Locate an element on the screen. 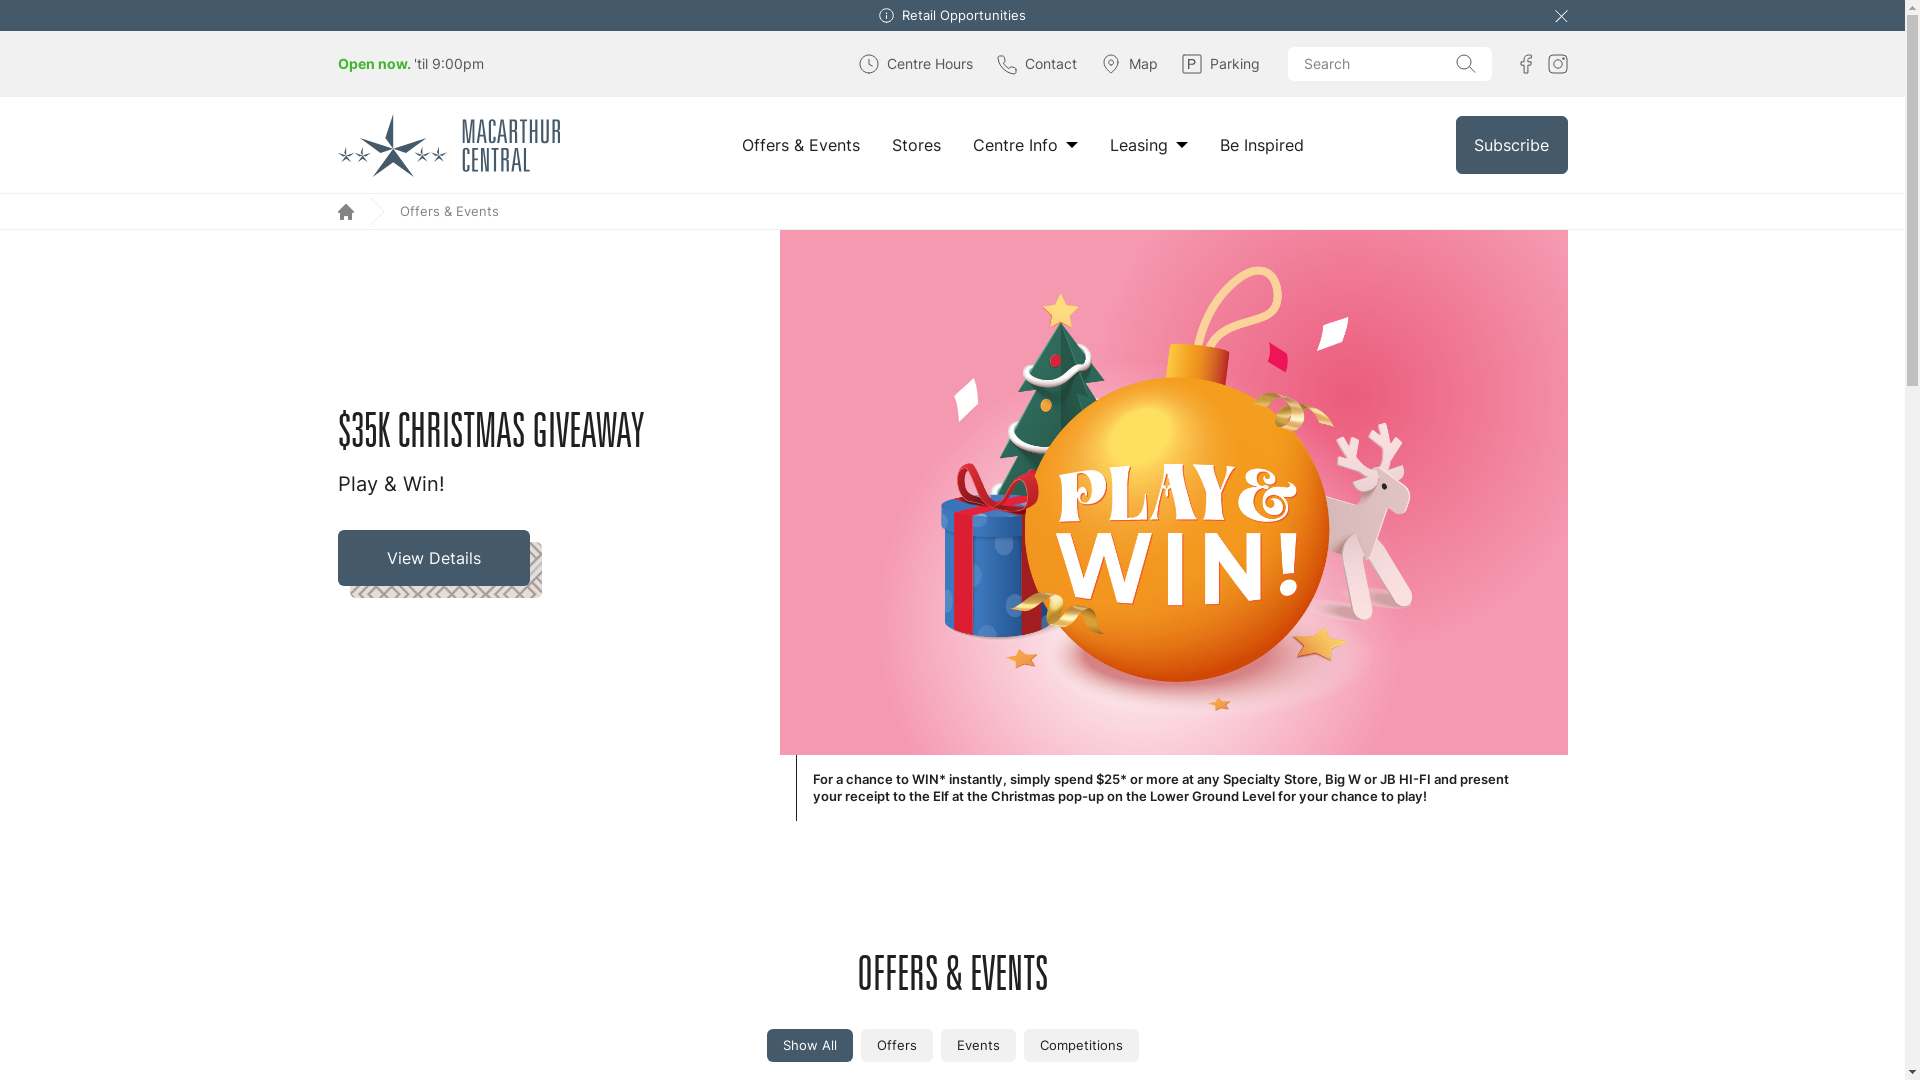  'Offers' is located at coordinates (895, 1044).